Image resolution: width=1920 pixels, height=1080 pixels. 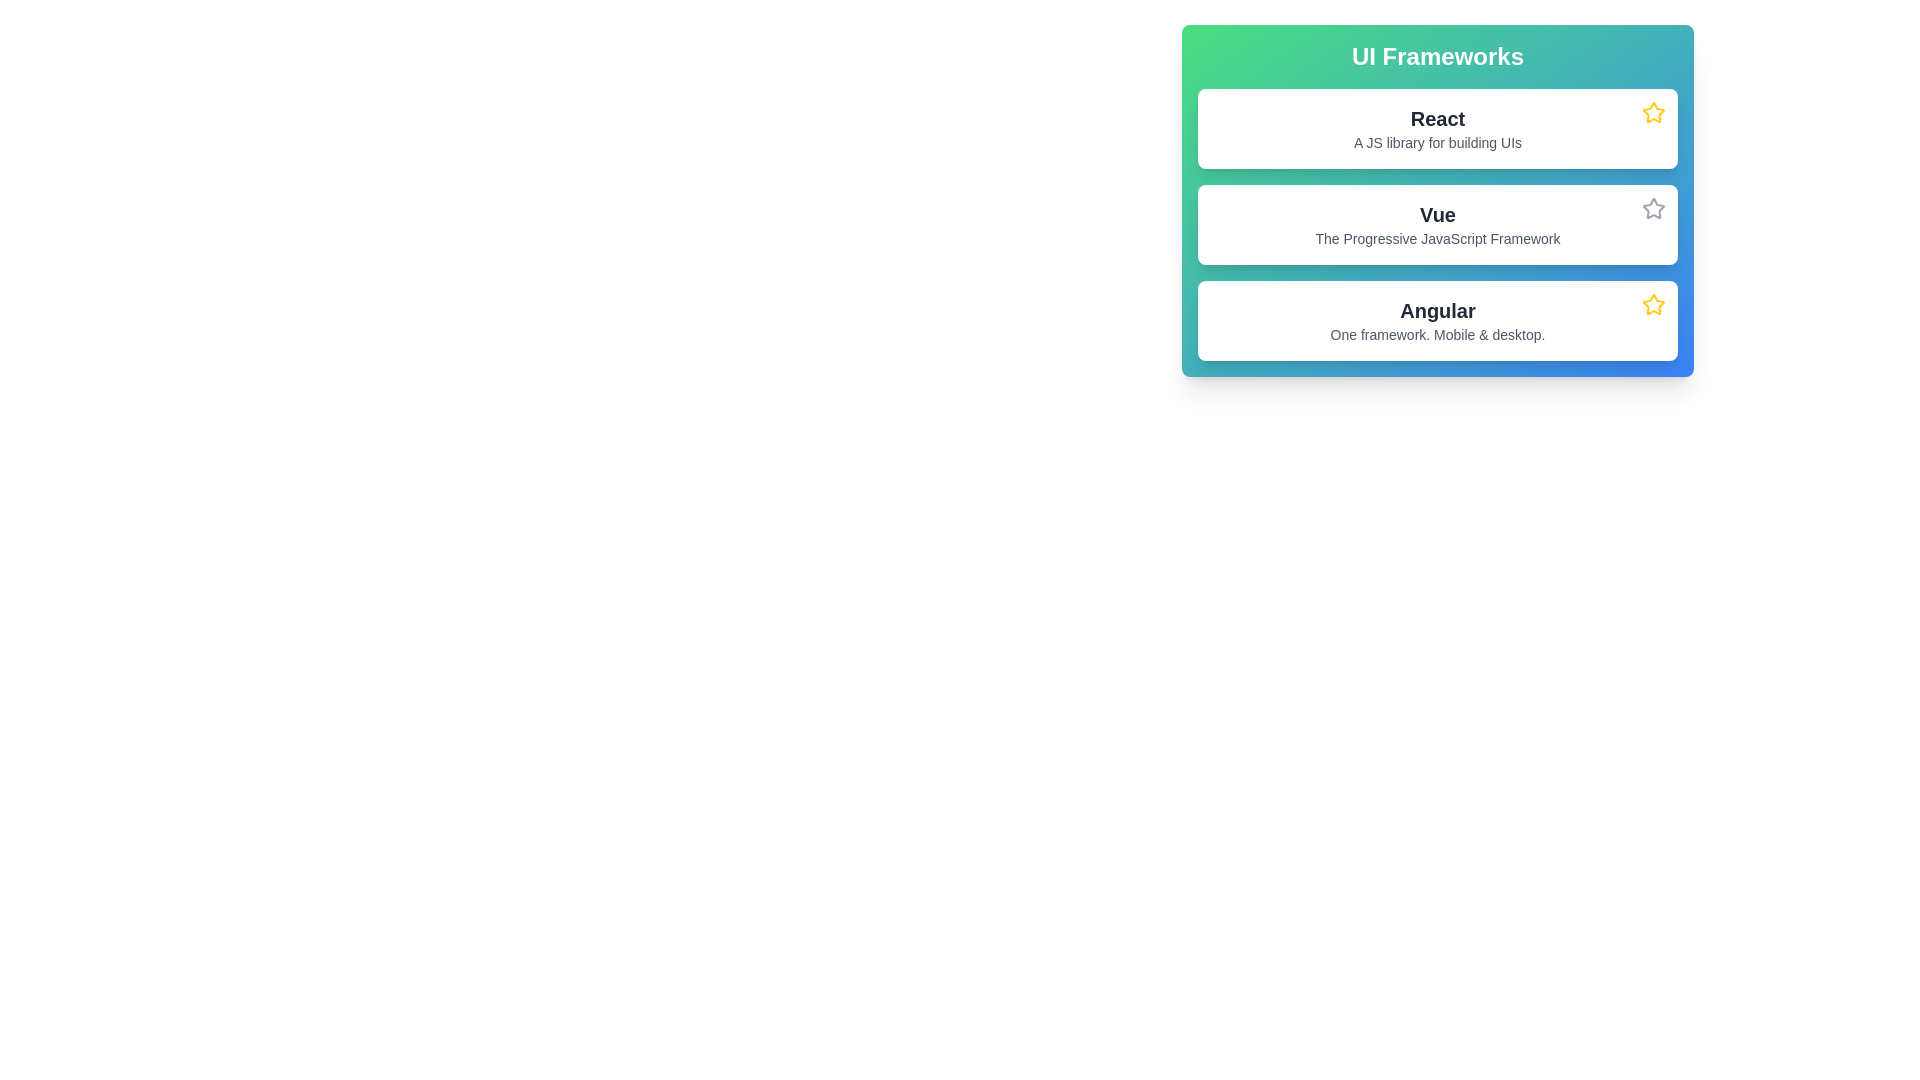 I want to click on the star icon located in the top-right corner of the card that contains the title 'Angular' and description 'One framework. Mobile & desktop.', so click(x=1654, y=304).